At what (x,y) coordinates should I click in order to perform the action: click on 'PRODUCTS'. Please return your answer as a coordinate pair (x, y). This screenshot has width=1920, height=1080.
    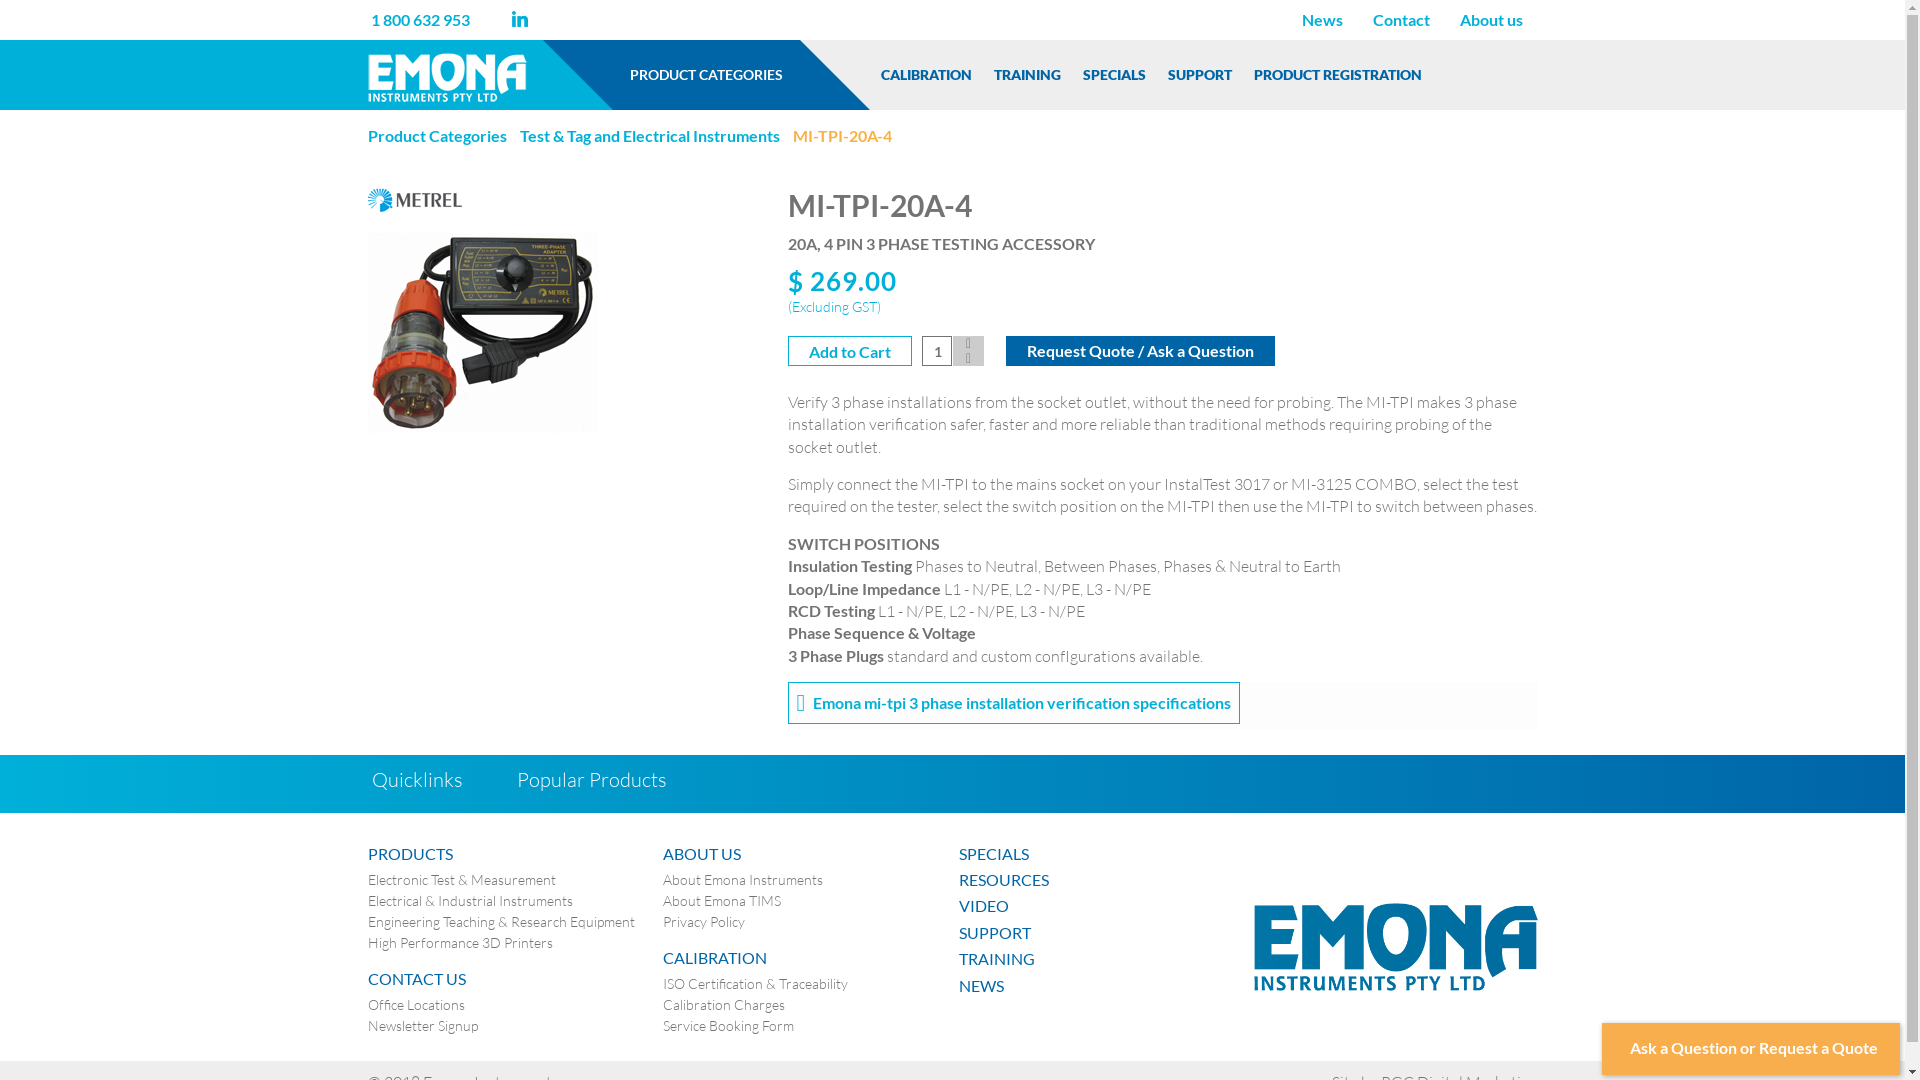
    Looking at the image, I should click on (368, 853).